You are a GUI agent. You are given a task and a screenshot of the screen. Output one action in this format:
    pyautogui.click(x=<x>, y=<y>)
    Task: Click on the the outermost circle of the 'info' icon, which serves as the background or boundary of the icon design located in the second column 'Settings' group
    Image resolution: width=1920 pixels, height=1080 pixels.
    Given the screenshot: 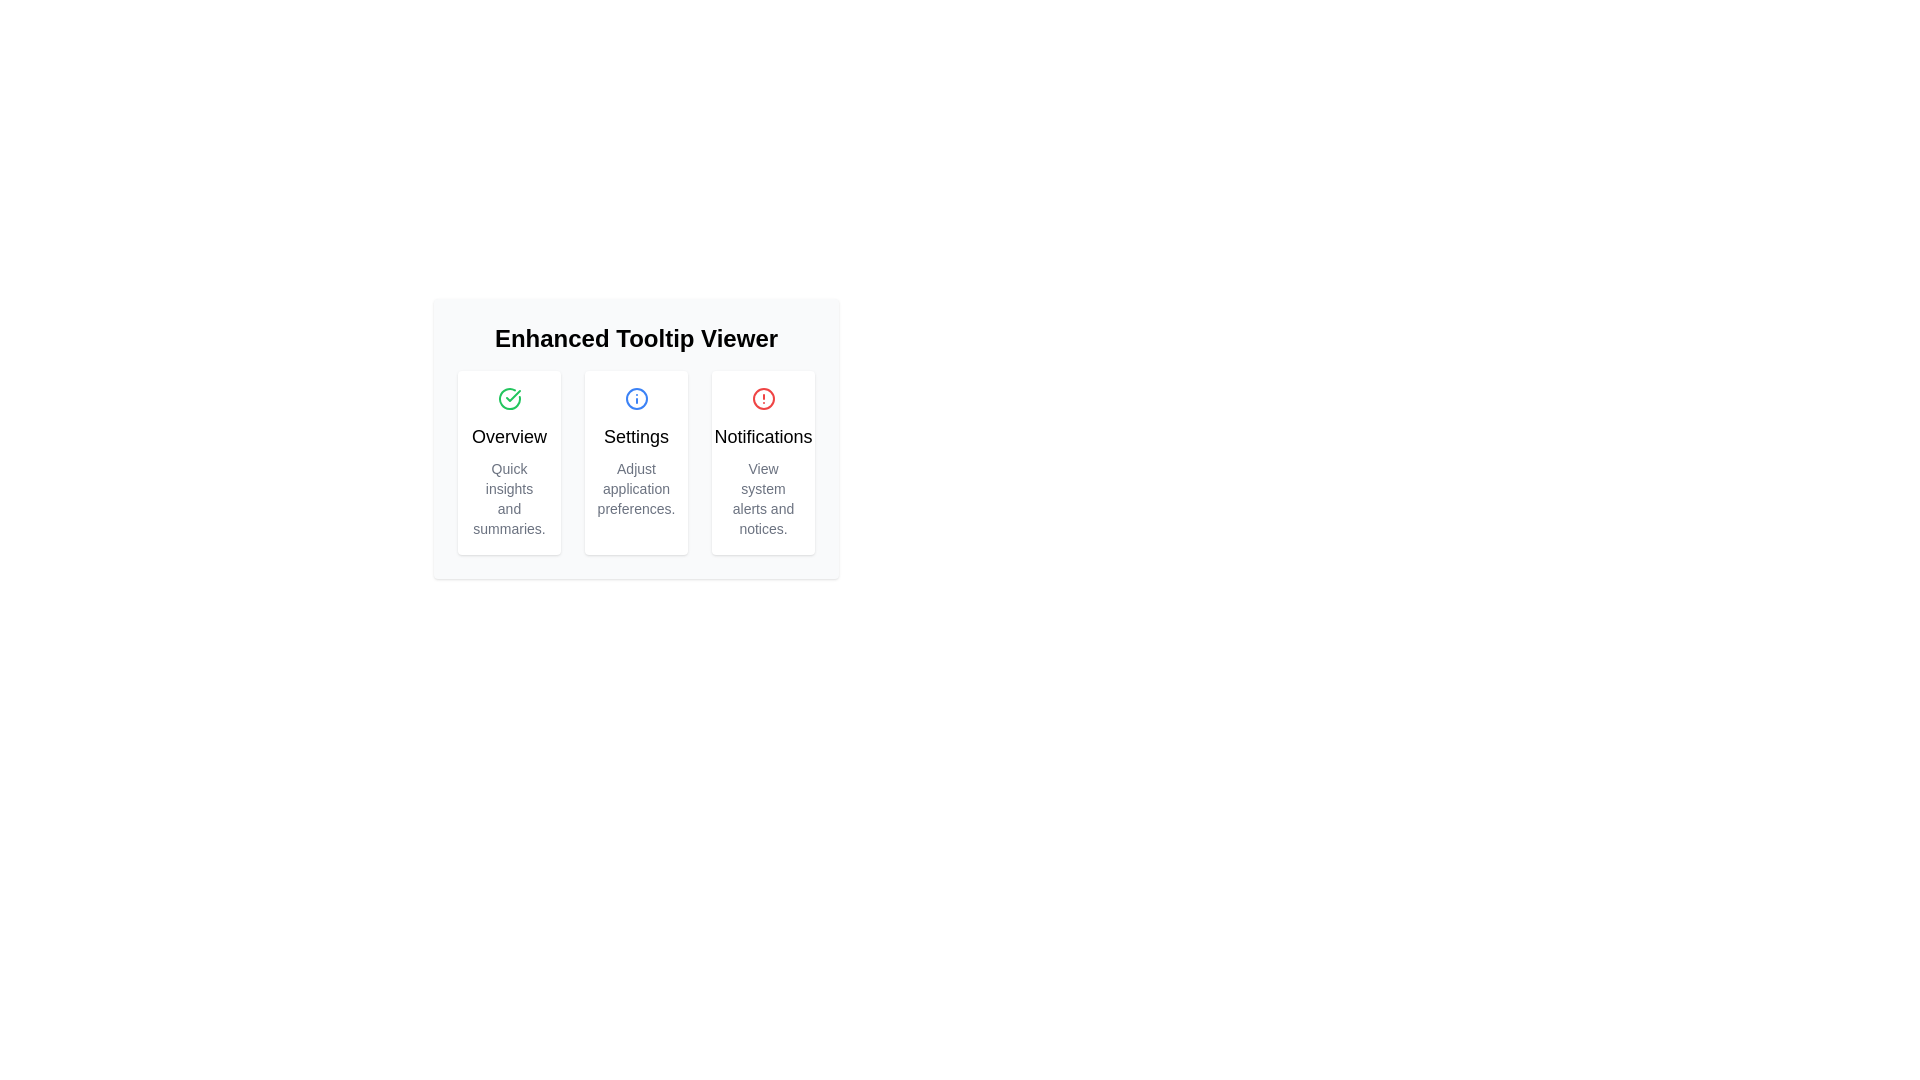 What is the action you would take?
    pyautogui.click(x=635, y=398)
    